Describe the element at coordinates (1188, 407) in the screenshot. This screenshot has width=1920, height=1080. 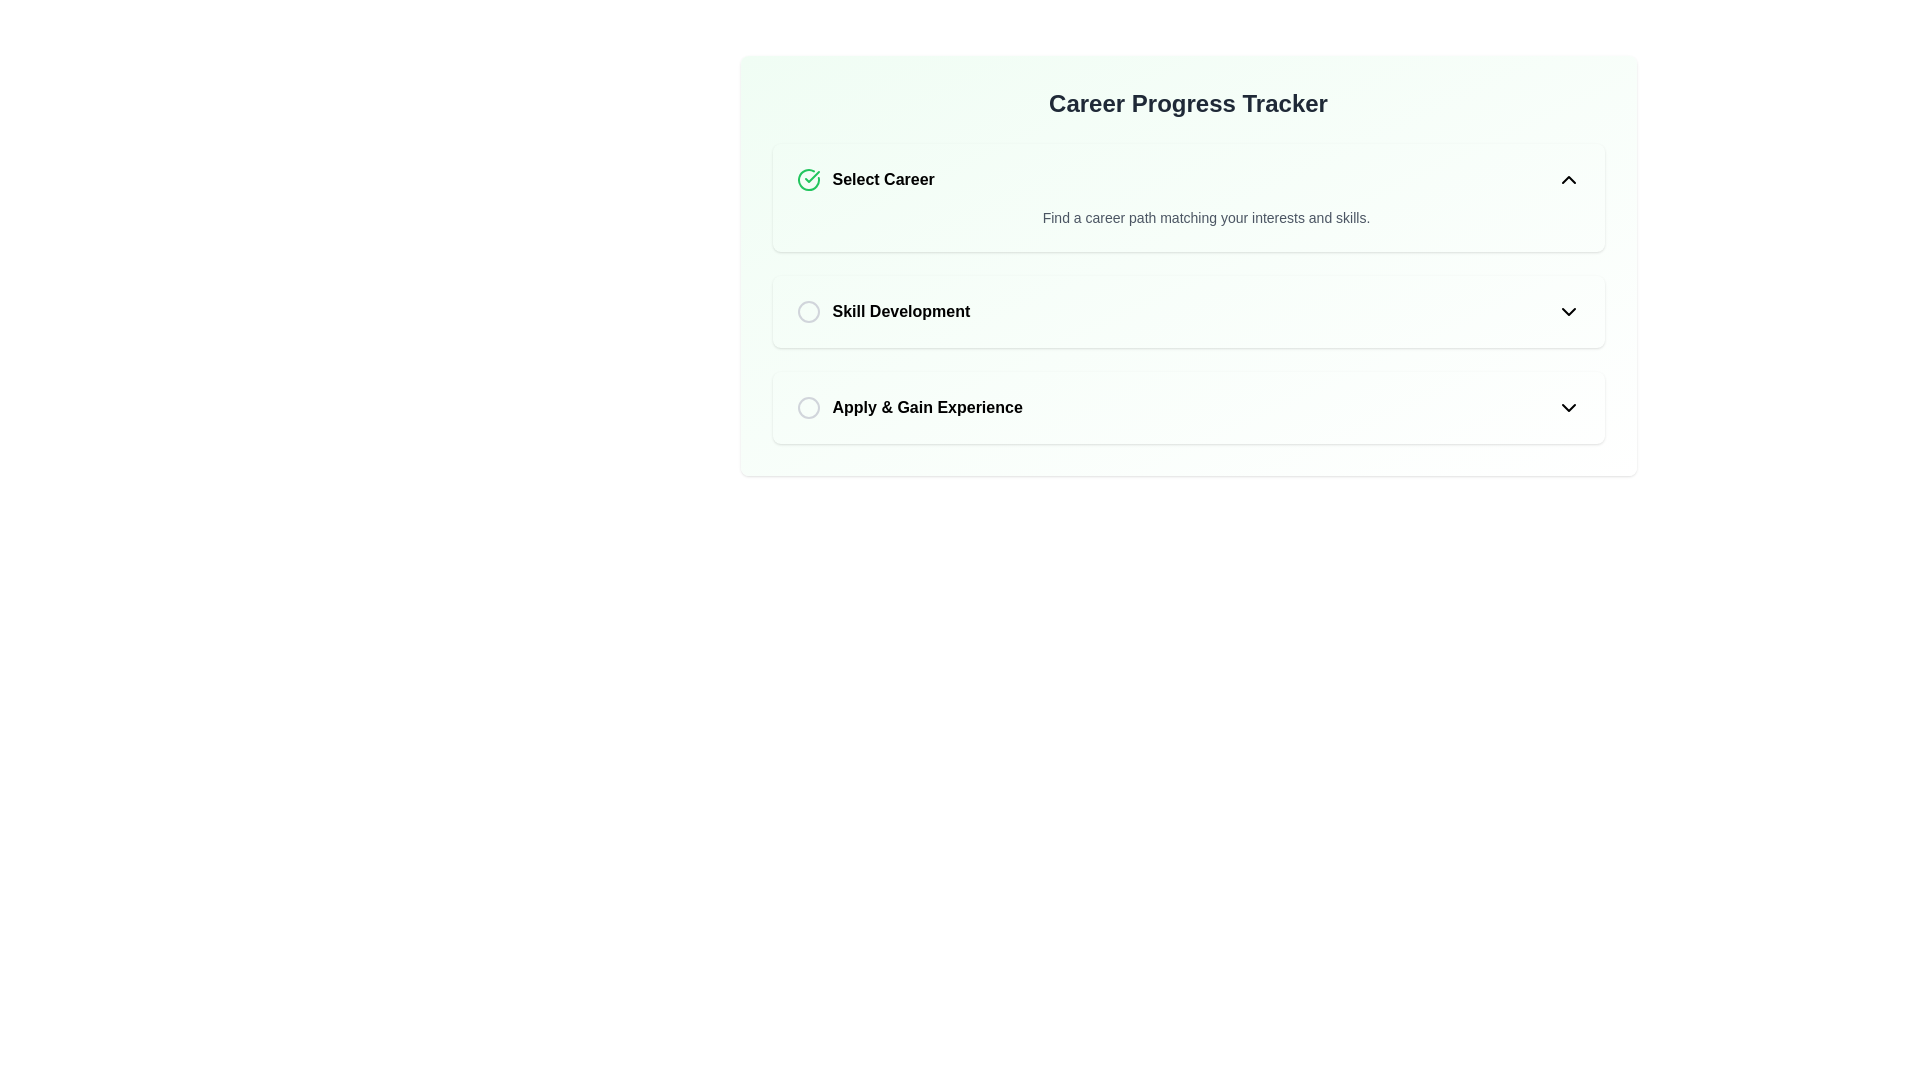
I see `the 'Apply & Gain Experience' dropdown menu item located in the 'Career Progress Tracker' section` at that location.